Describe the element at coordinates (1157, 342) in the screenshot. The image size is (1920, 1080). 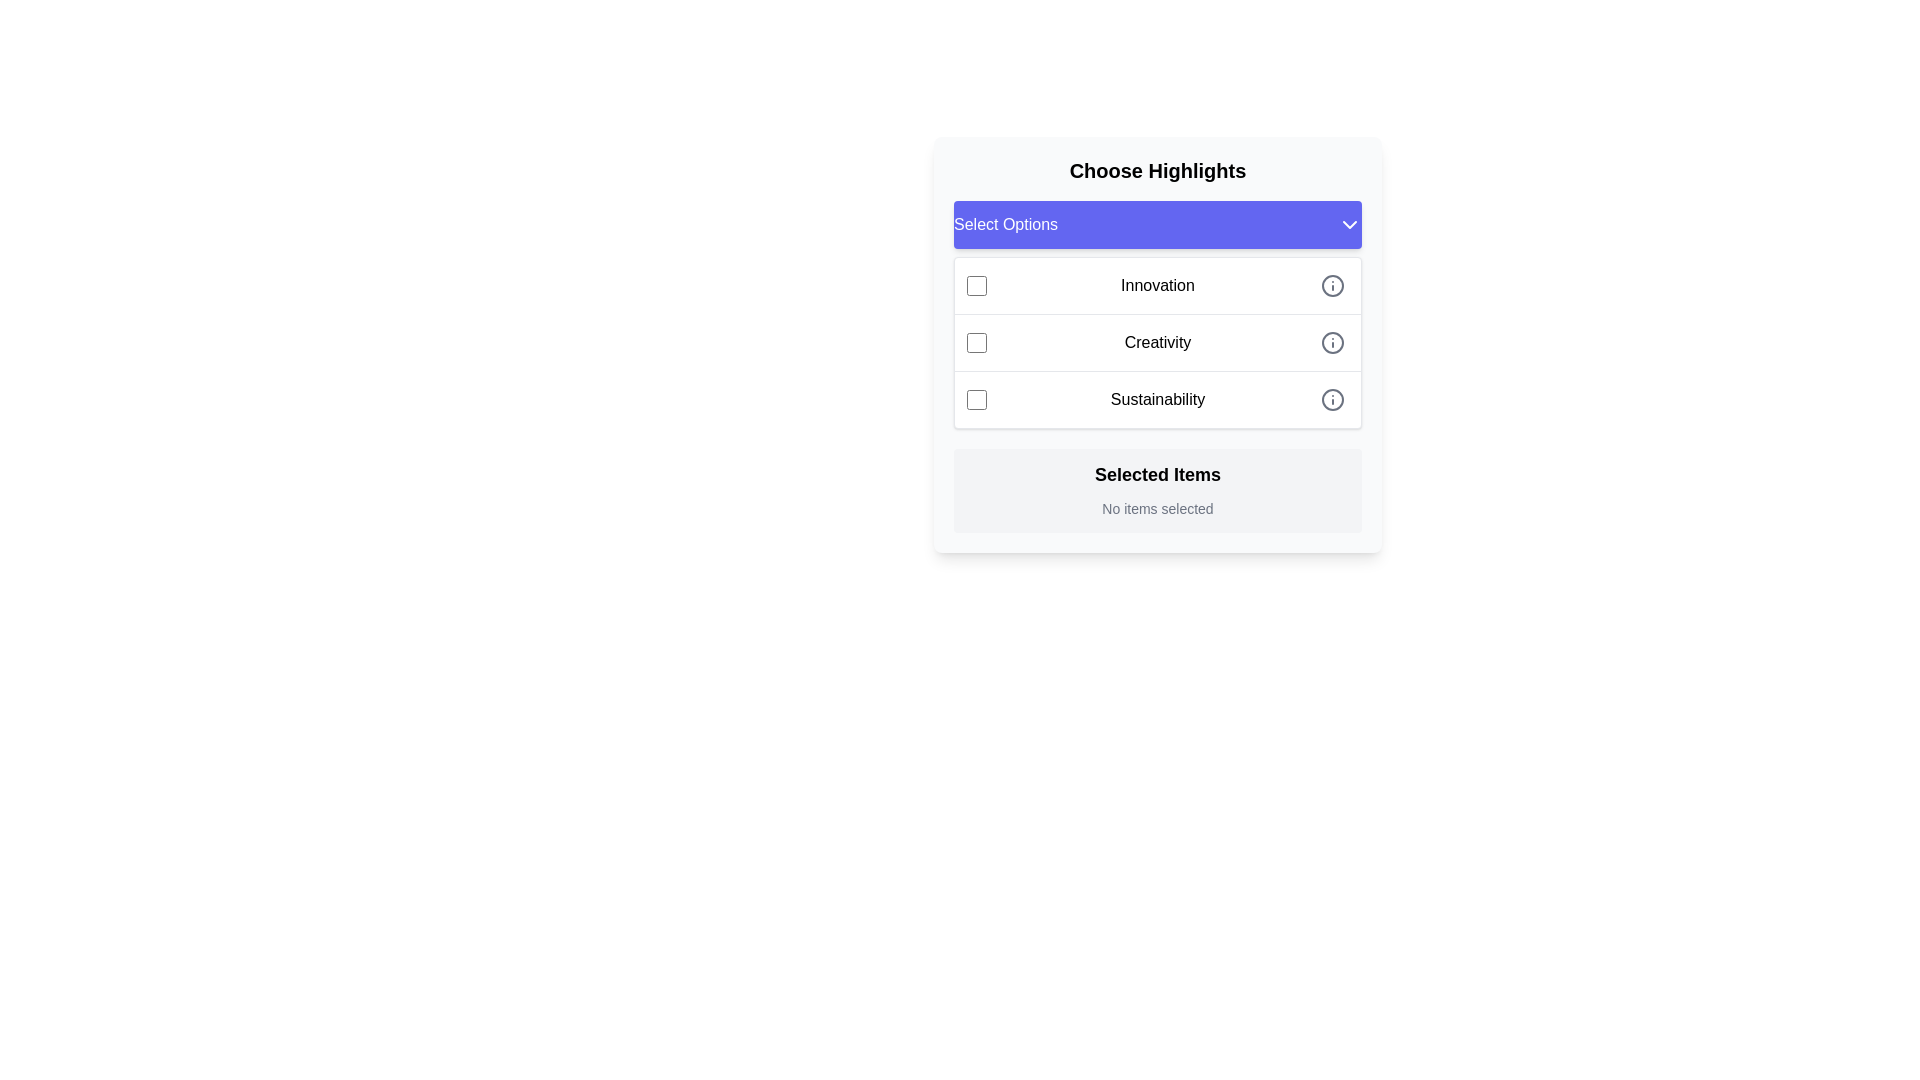
I see `the bold text 'Creativity' in the second row of the dropdown-like interface titled 'Choose Highlights' to focus or interact with it` at that location.